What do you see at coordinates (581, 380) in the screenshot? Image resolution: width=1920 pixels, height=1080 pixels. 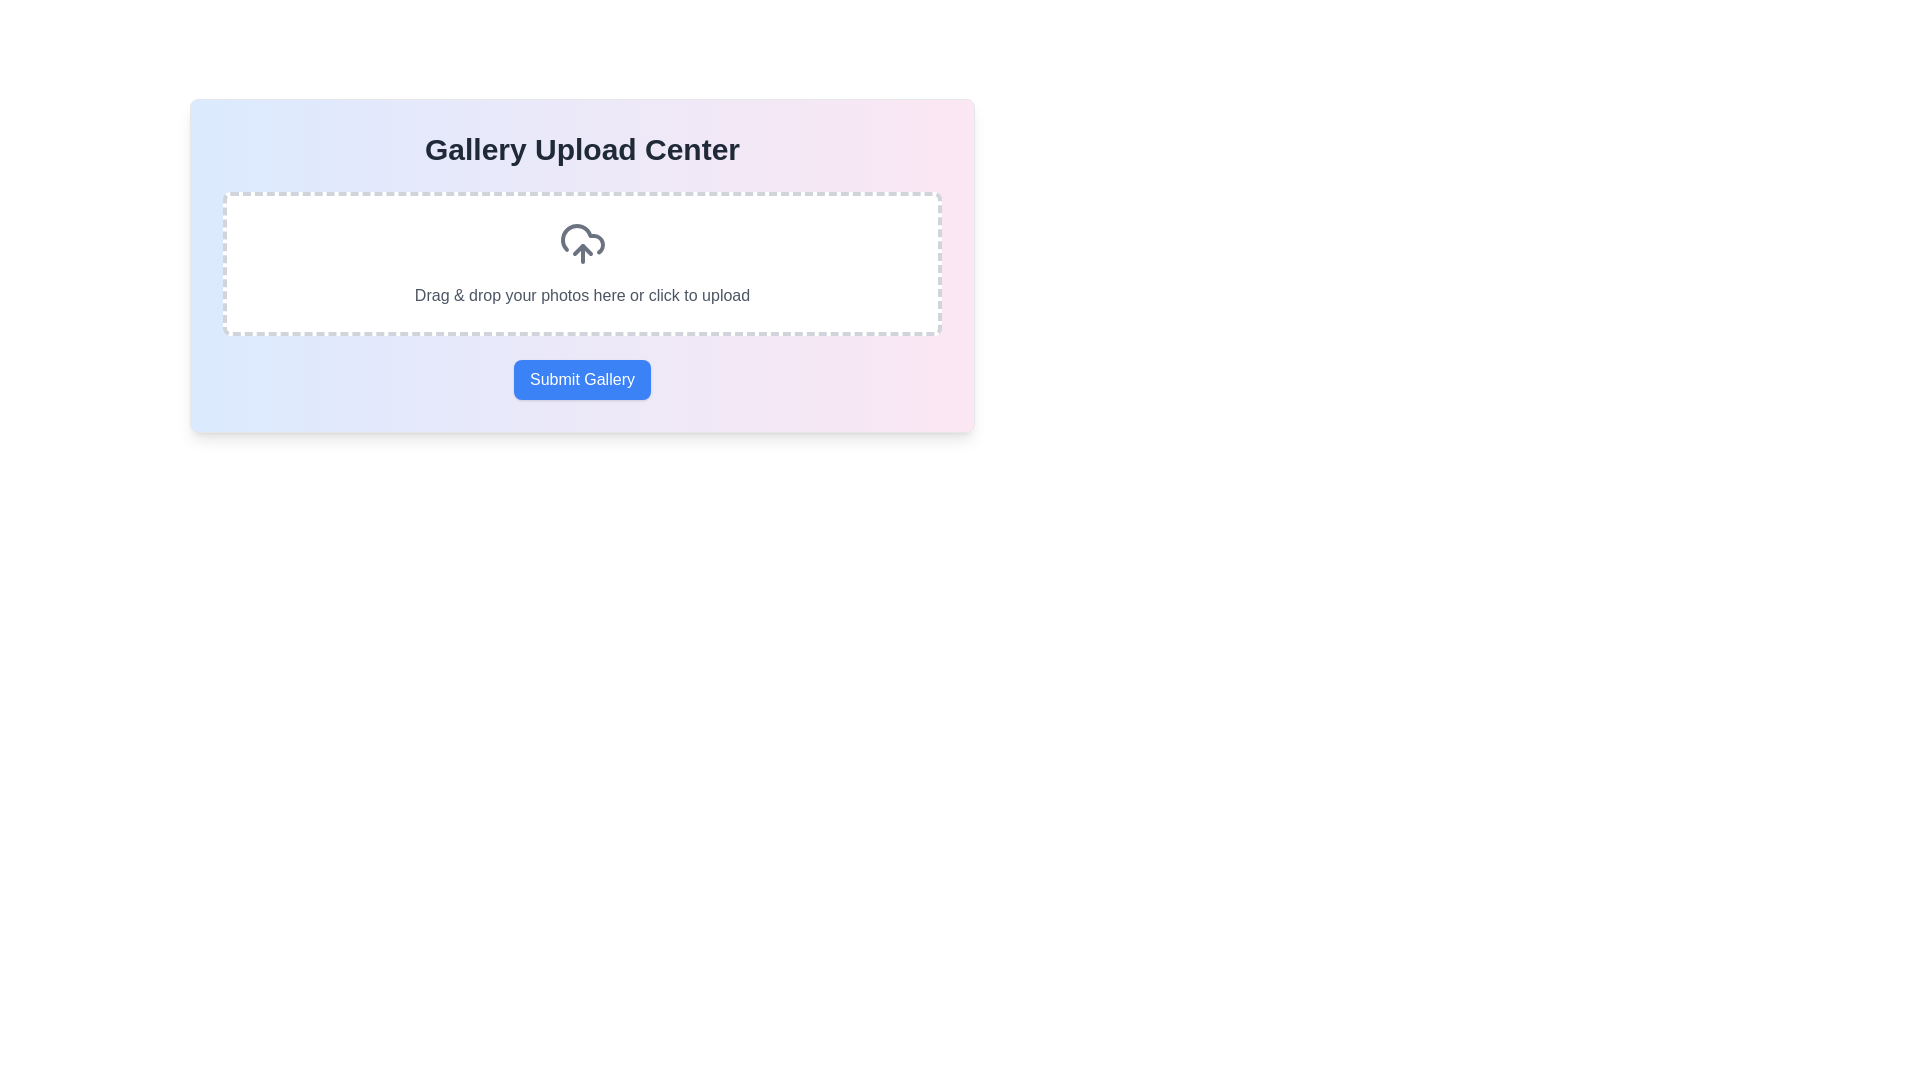 I see `the rectangular button with a blue background and white text reading 'Submit Gallery'` at bounding box center [581, 380].